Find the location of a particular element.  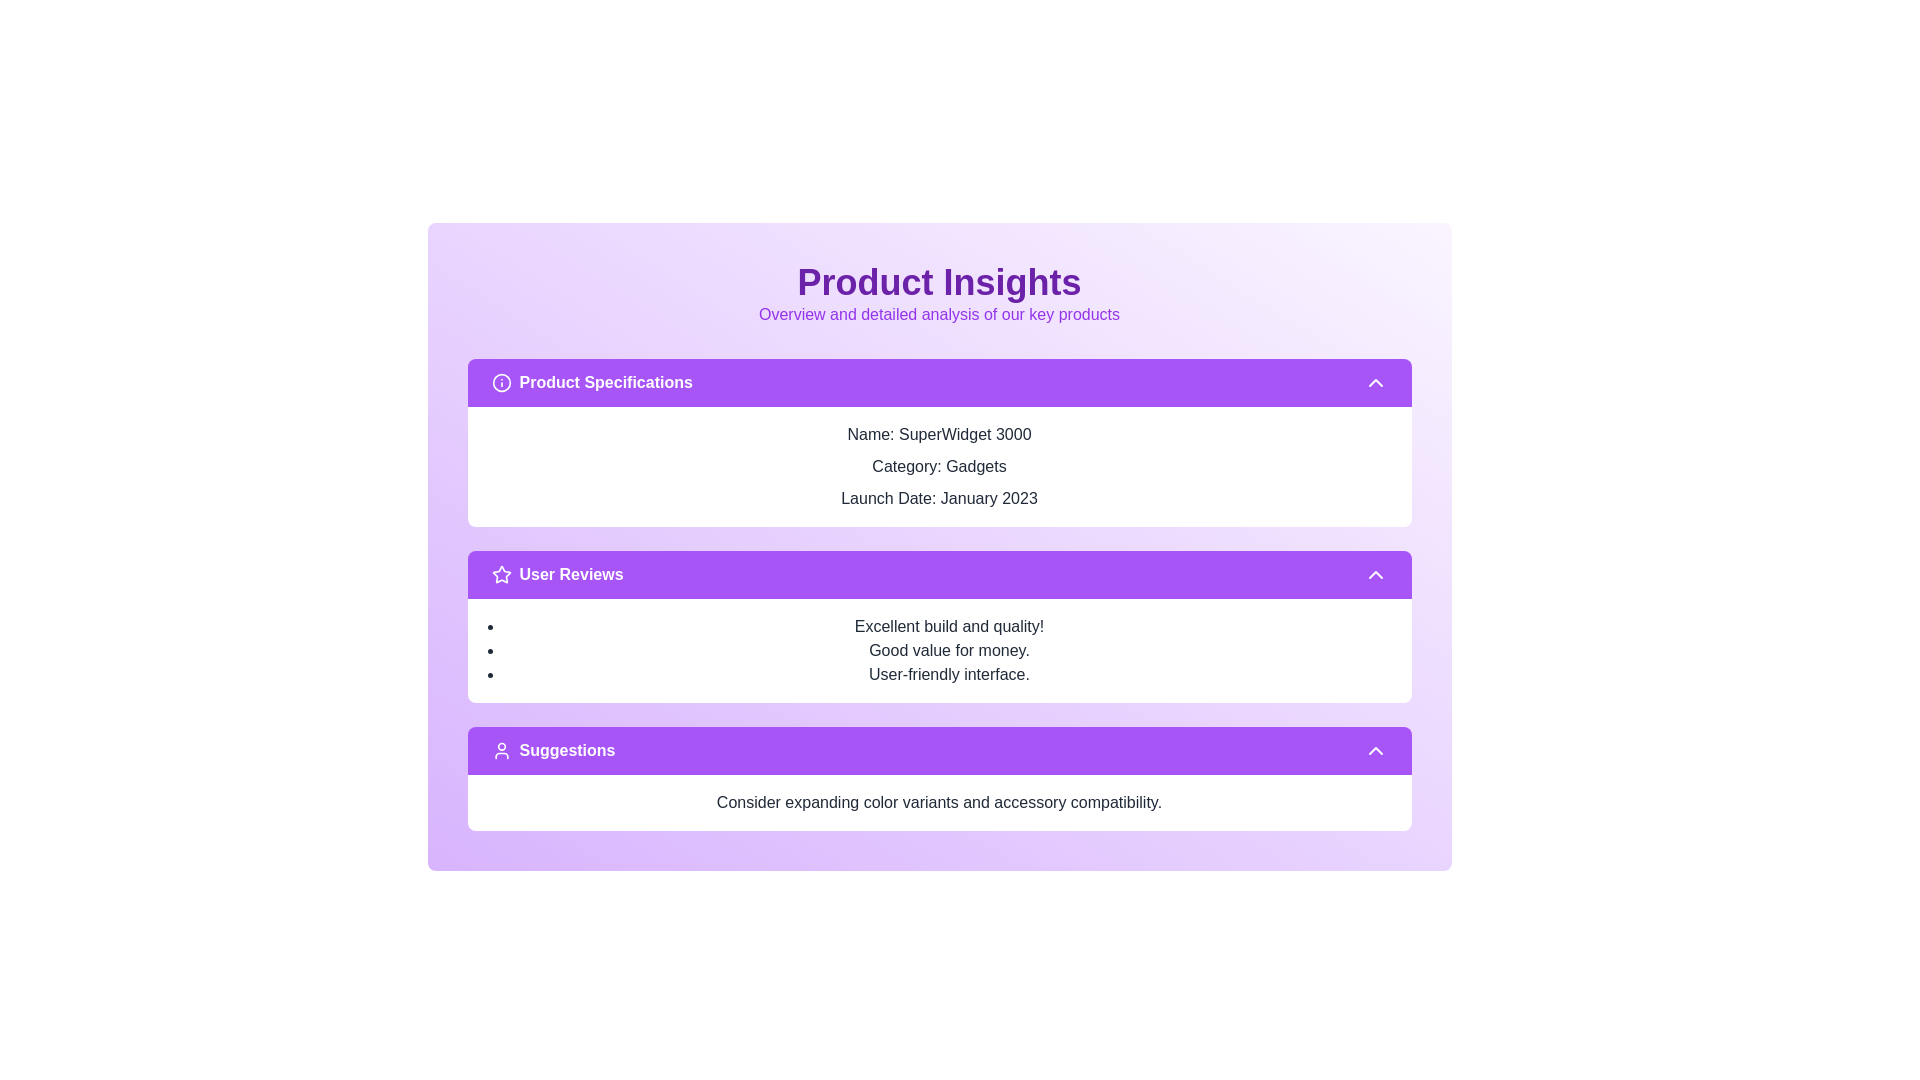

the text element displaying 'Good value for money.' which is the second item in the bulleted list under the 'User Reviews' section is located at coordinates (948, 651).